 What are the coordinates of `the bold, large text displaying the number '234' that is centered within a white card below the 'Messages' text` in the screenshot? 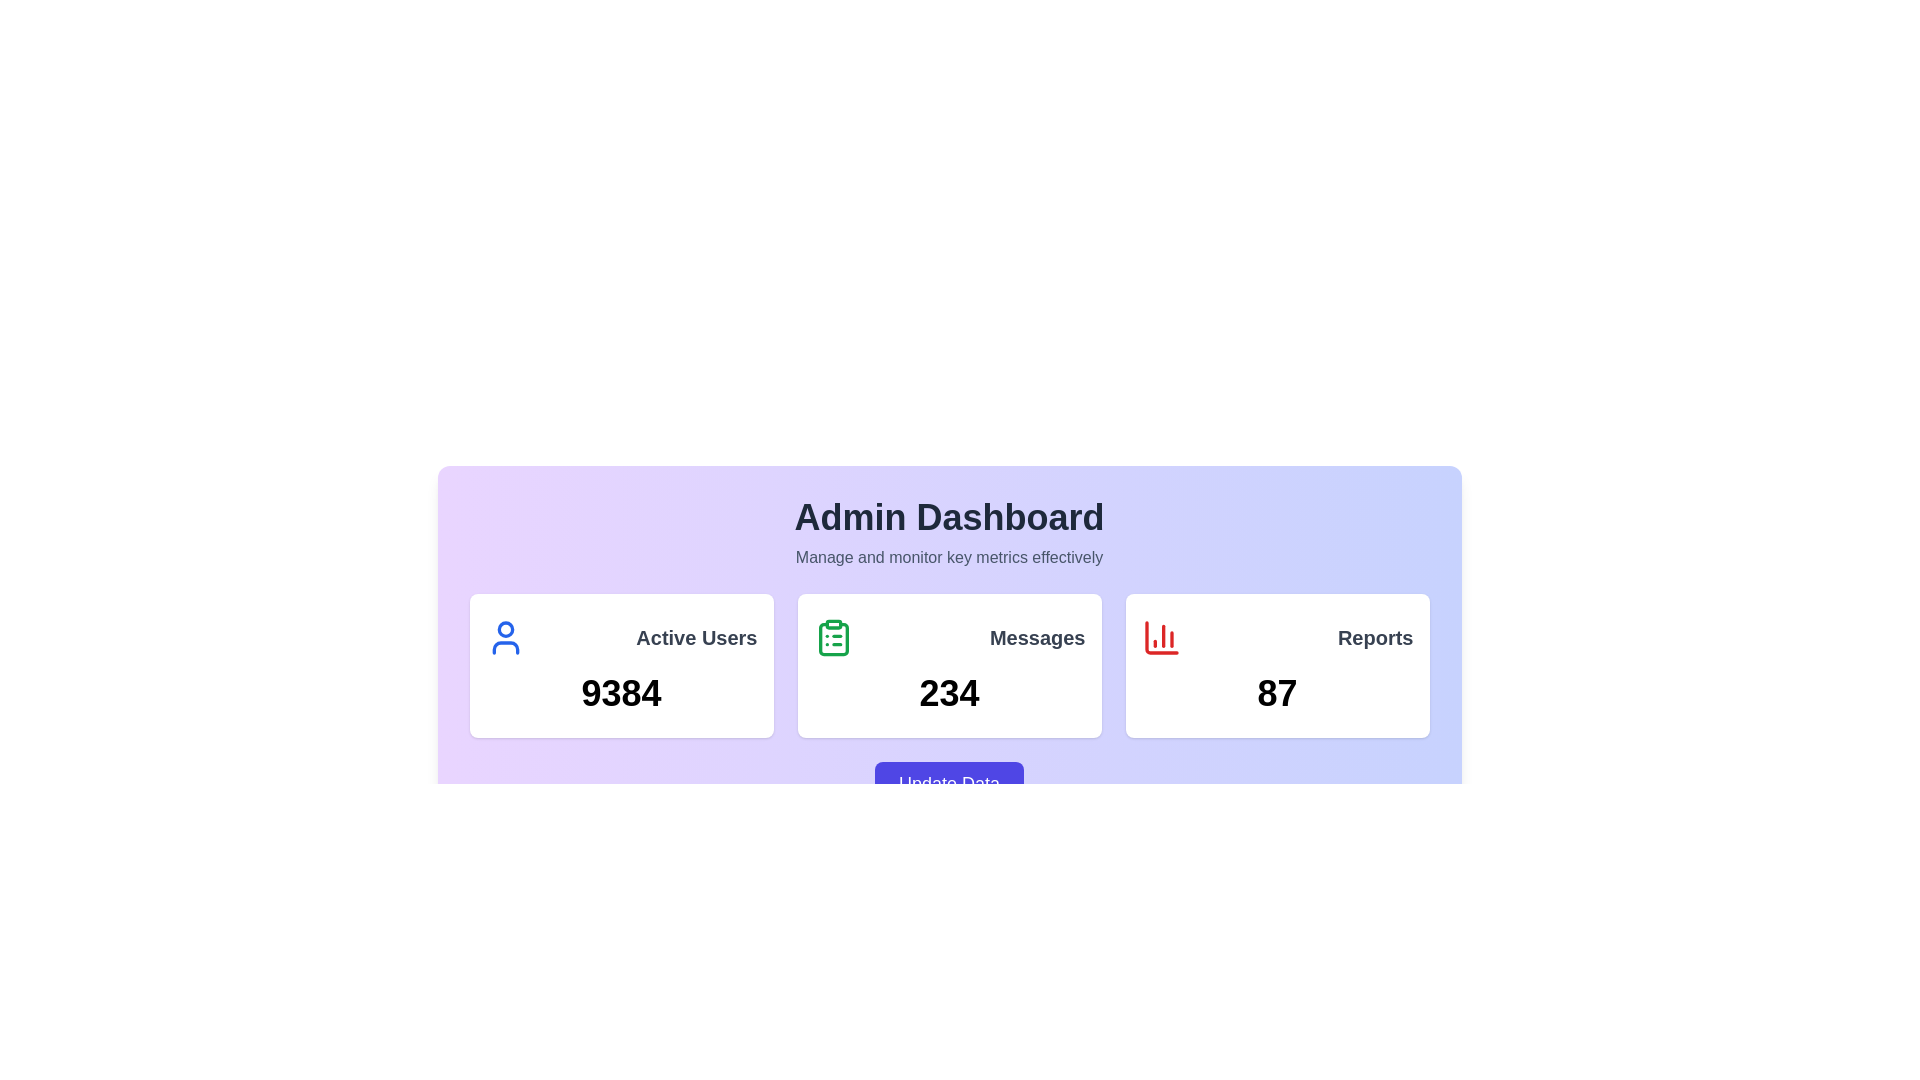 It's located at (948, 693).